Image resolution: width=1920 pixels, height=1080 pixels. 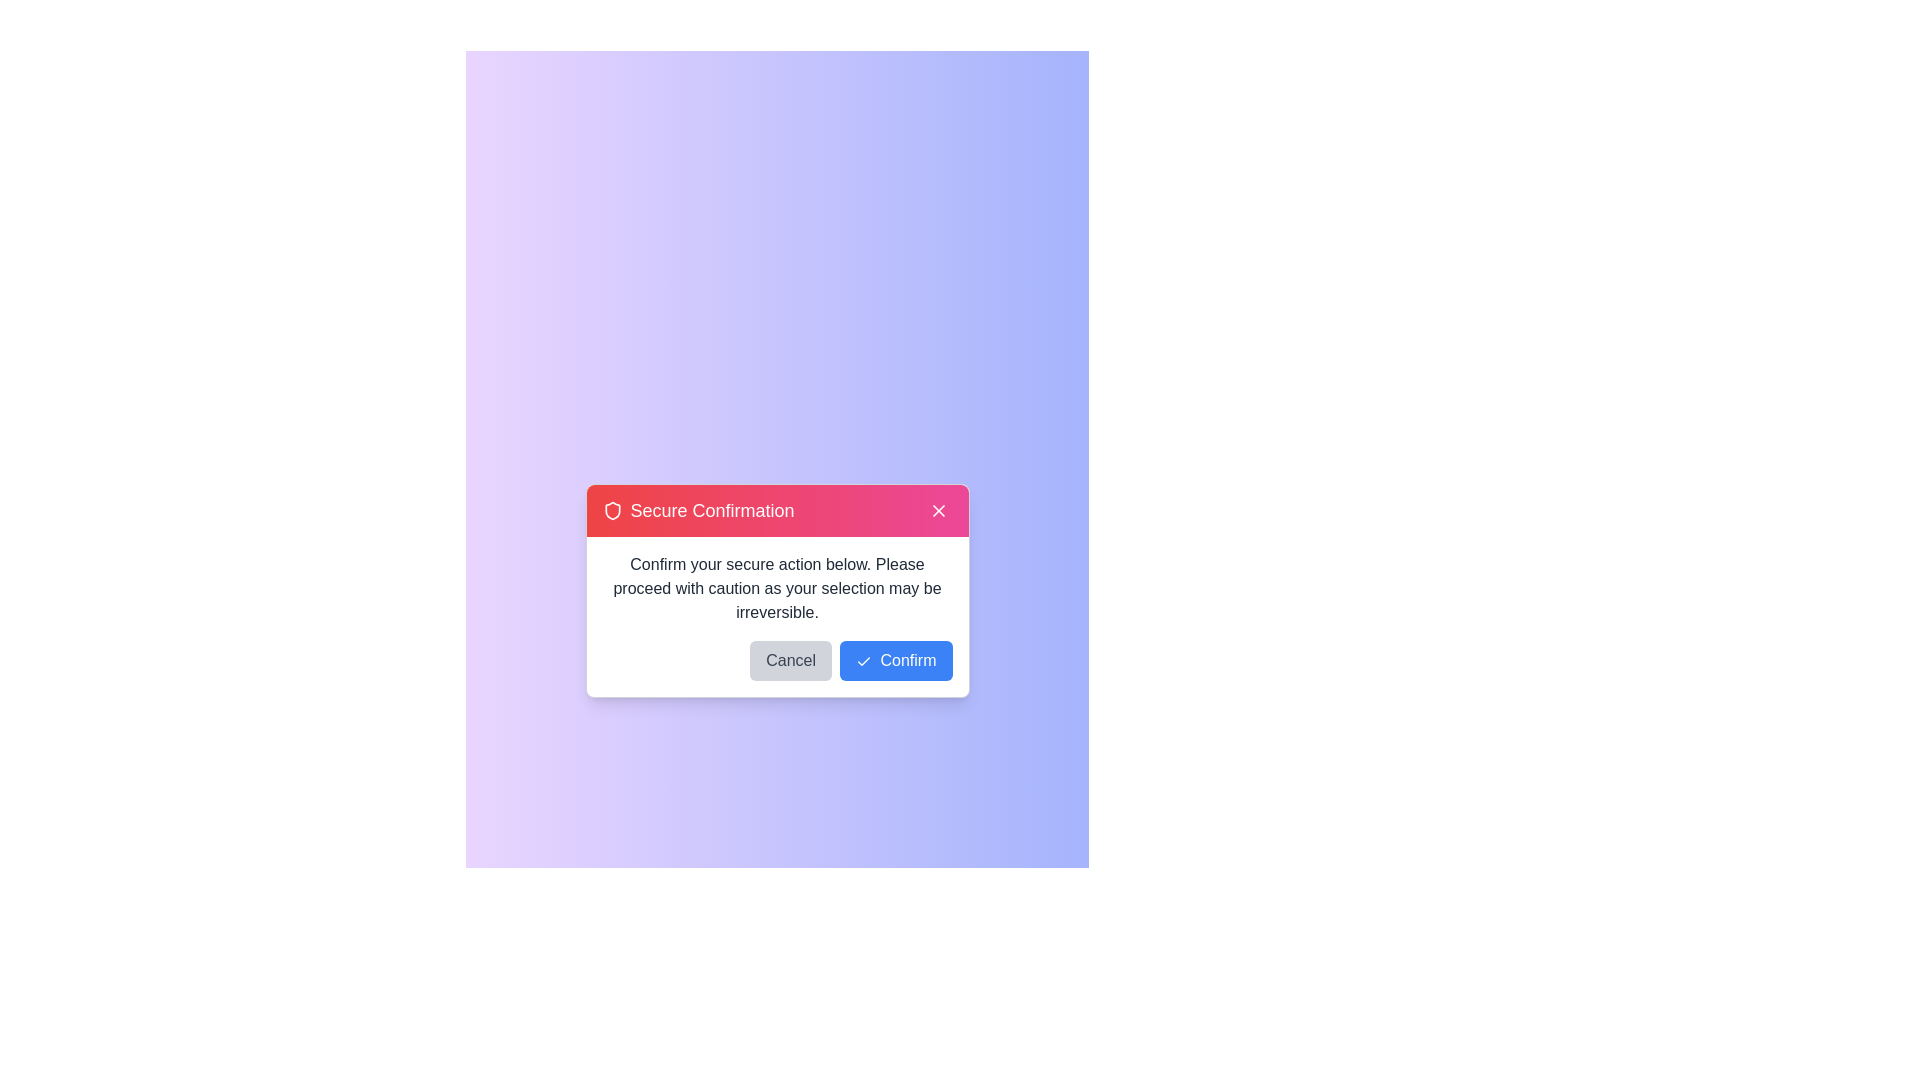 What do you see at coordinates (937, 509) in the screenshot?
I see `the close button located at the top-right corner of the 'Secure Confirmation' dialog` at bounding box center [937, 509].